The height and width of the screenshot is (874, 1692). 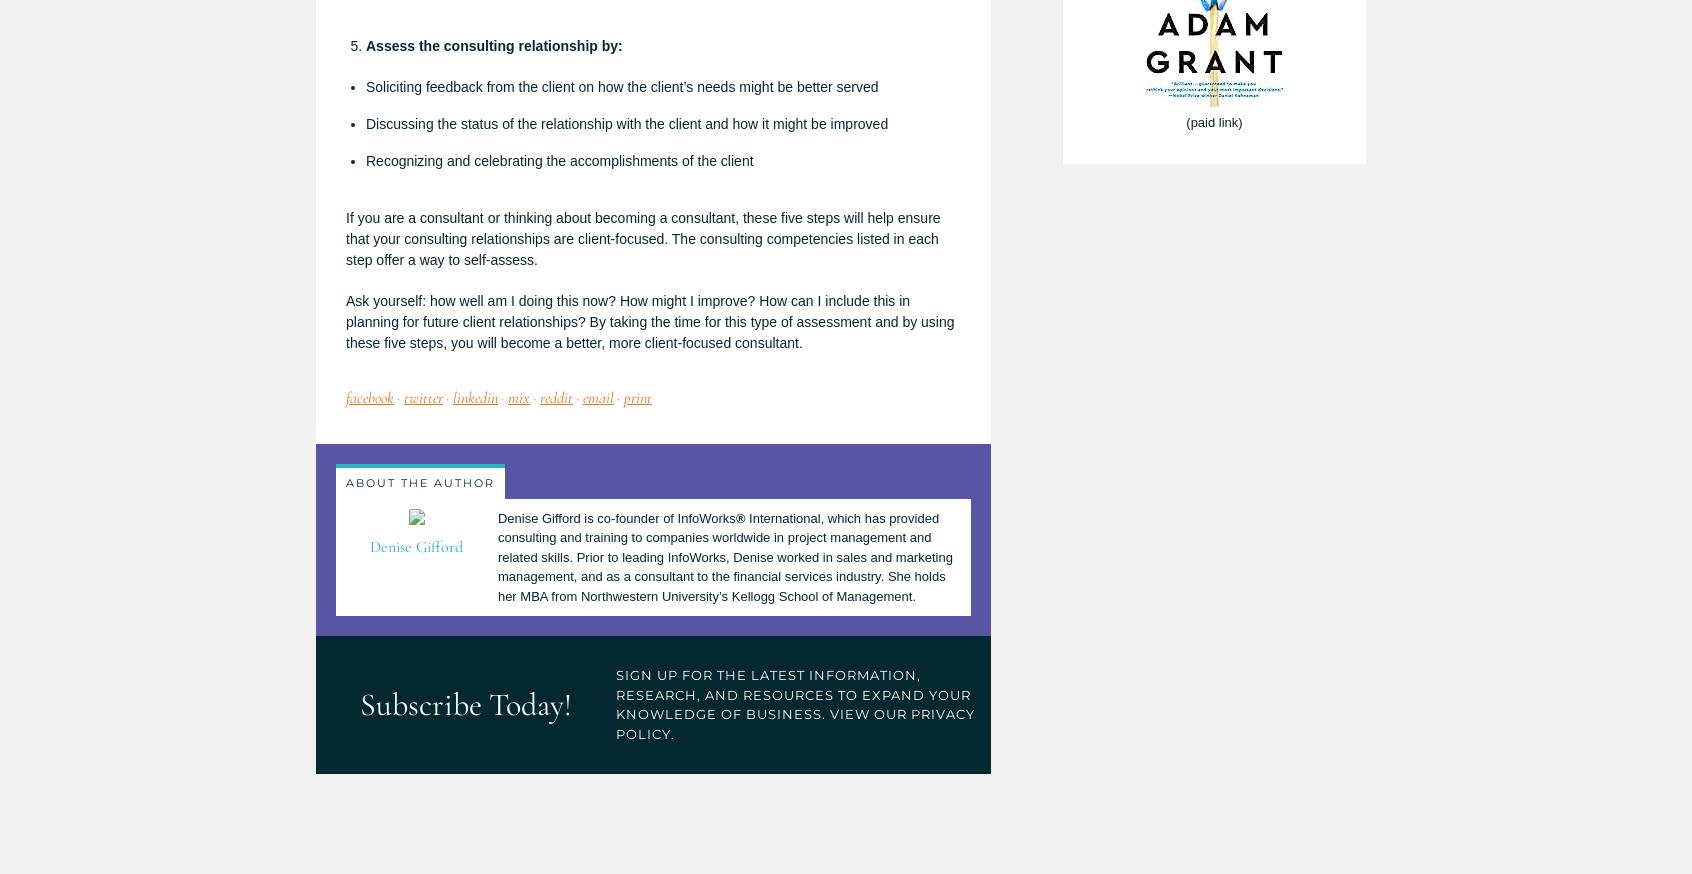 I want to click on 'Soliciting feedback from the client on how the client’s needs might be better served', so click(x=365, y=86).